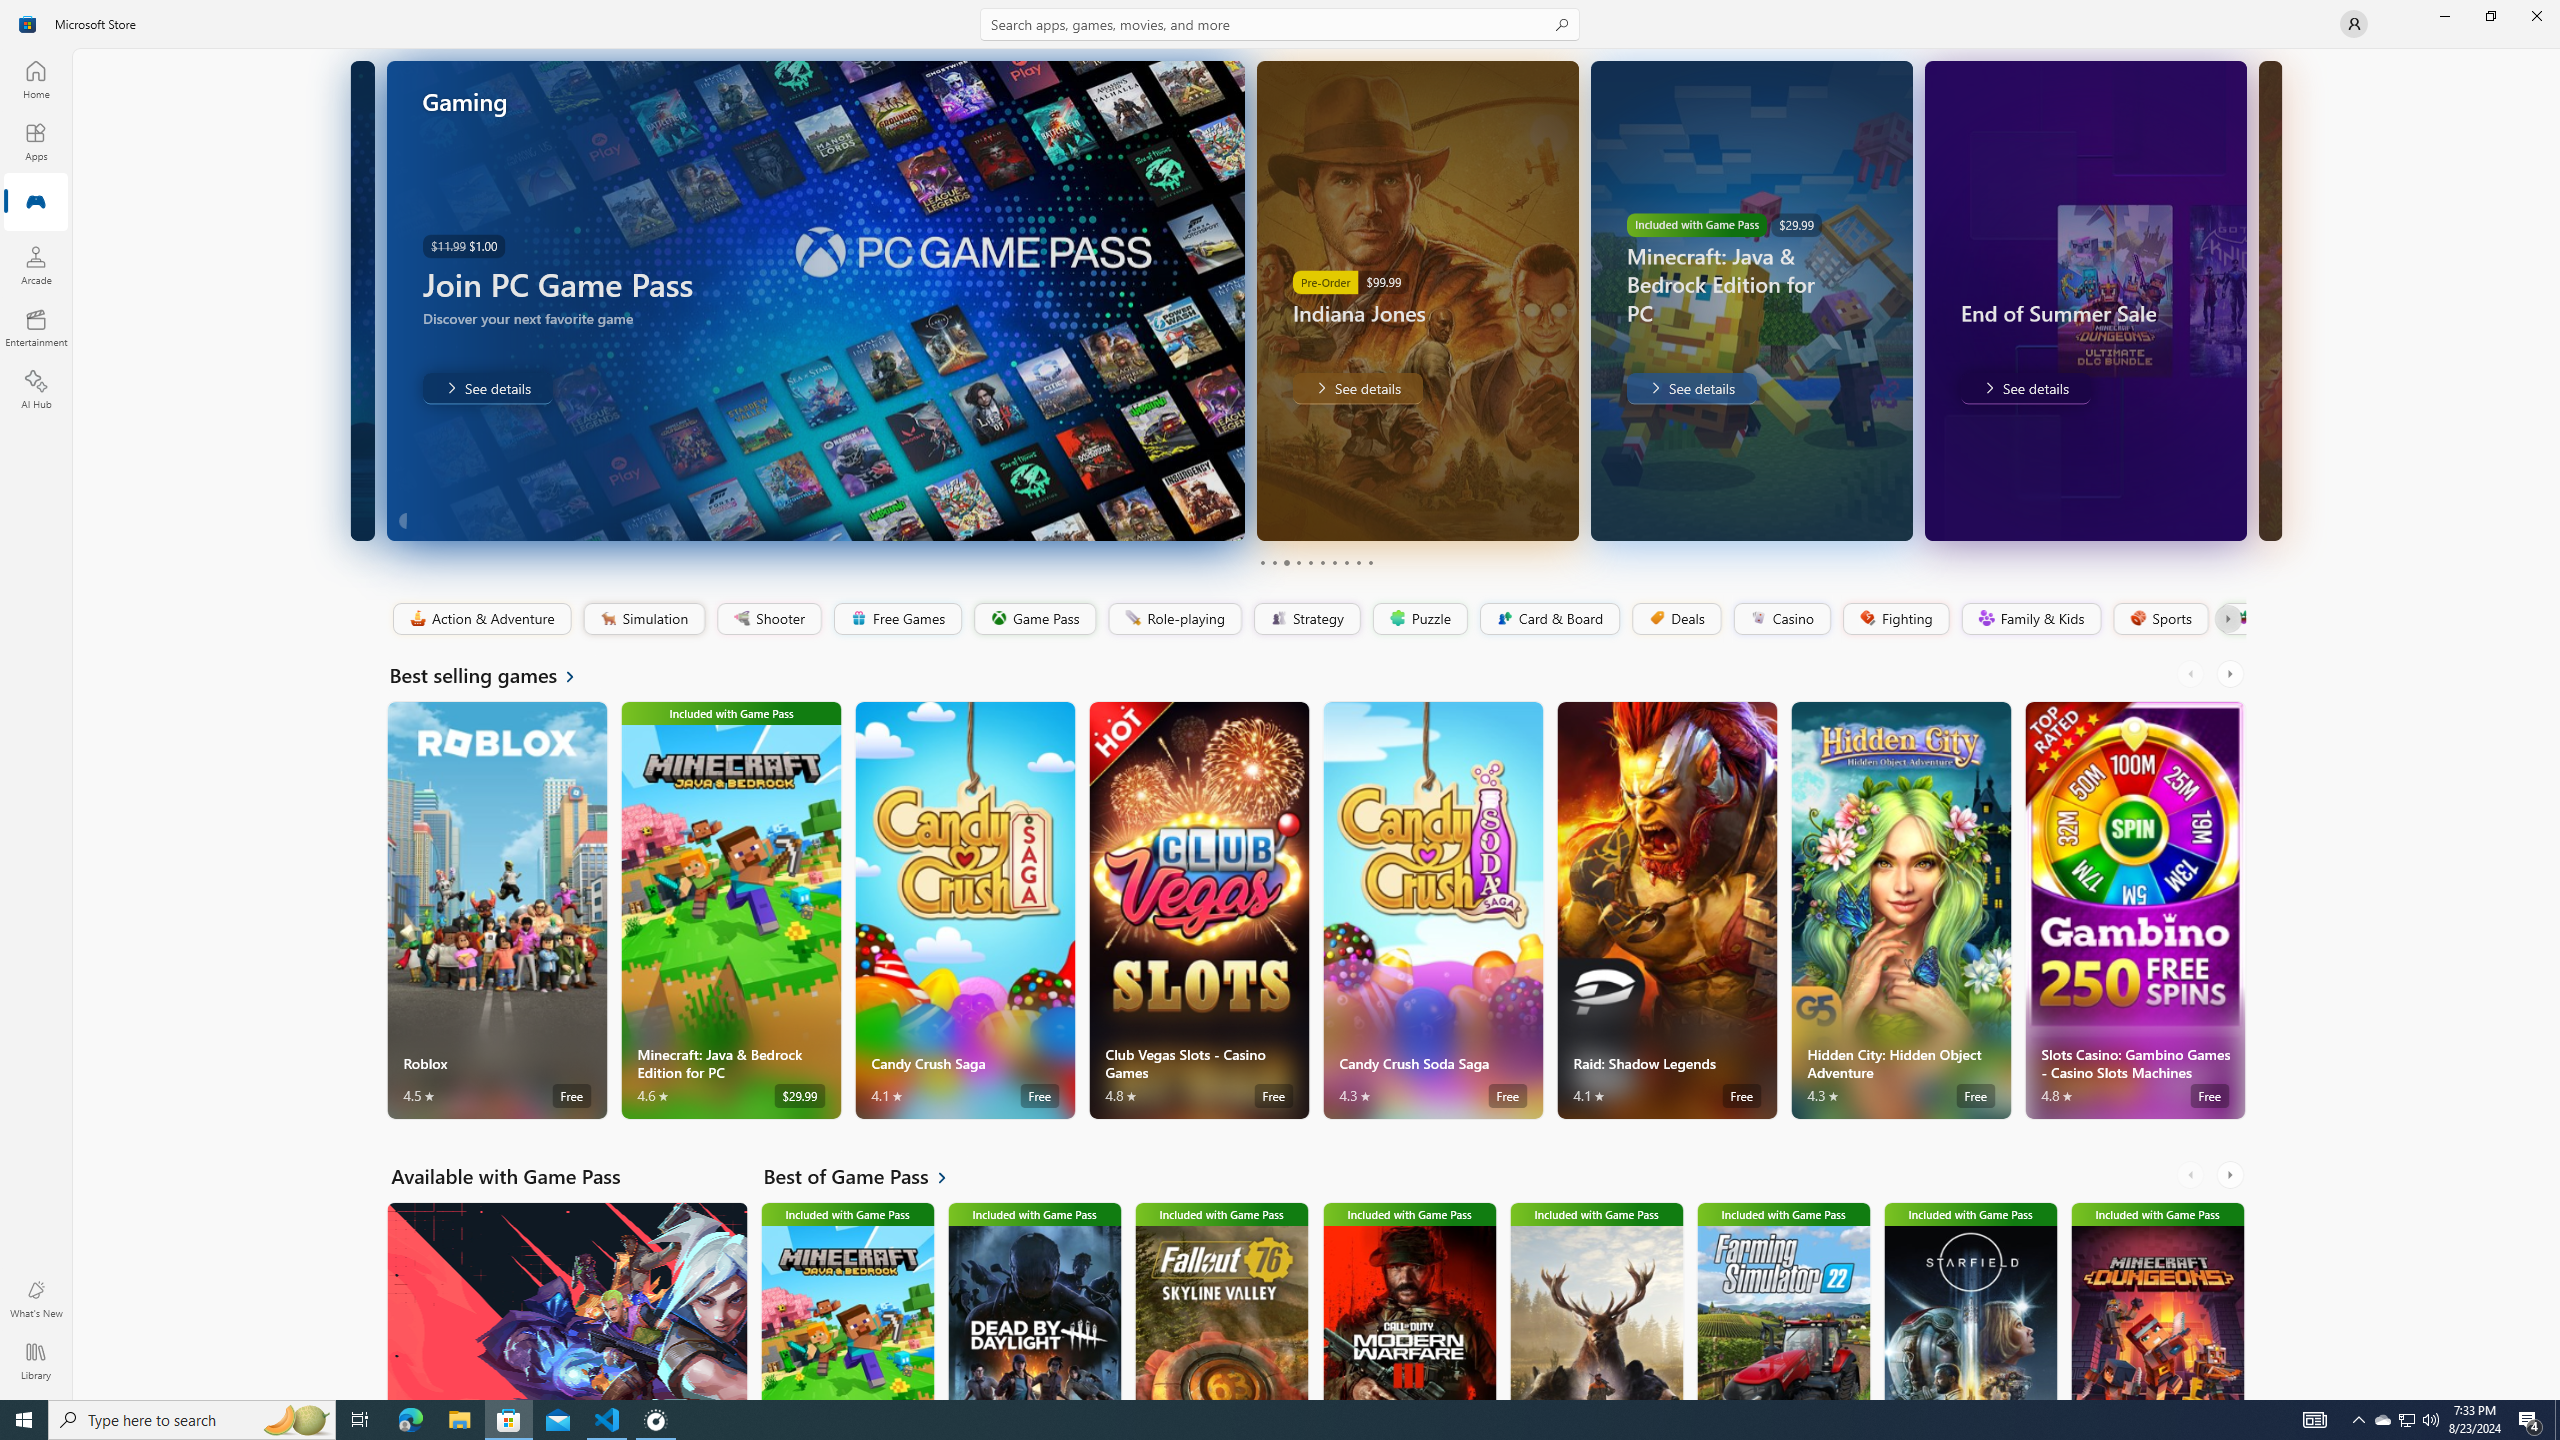 This screenshot has width=2560, height=1440. What do you see at coordinates (1357, 562) in the screenshot?
I see `'Page 9'` at bounding box center [1357, 562].